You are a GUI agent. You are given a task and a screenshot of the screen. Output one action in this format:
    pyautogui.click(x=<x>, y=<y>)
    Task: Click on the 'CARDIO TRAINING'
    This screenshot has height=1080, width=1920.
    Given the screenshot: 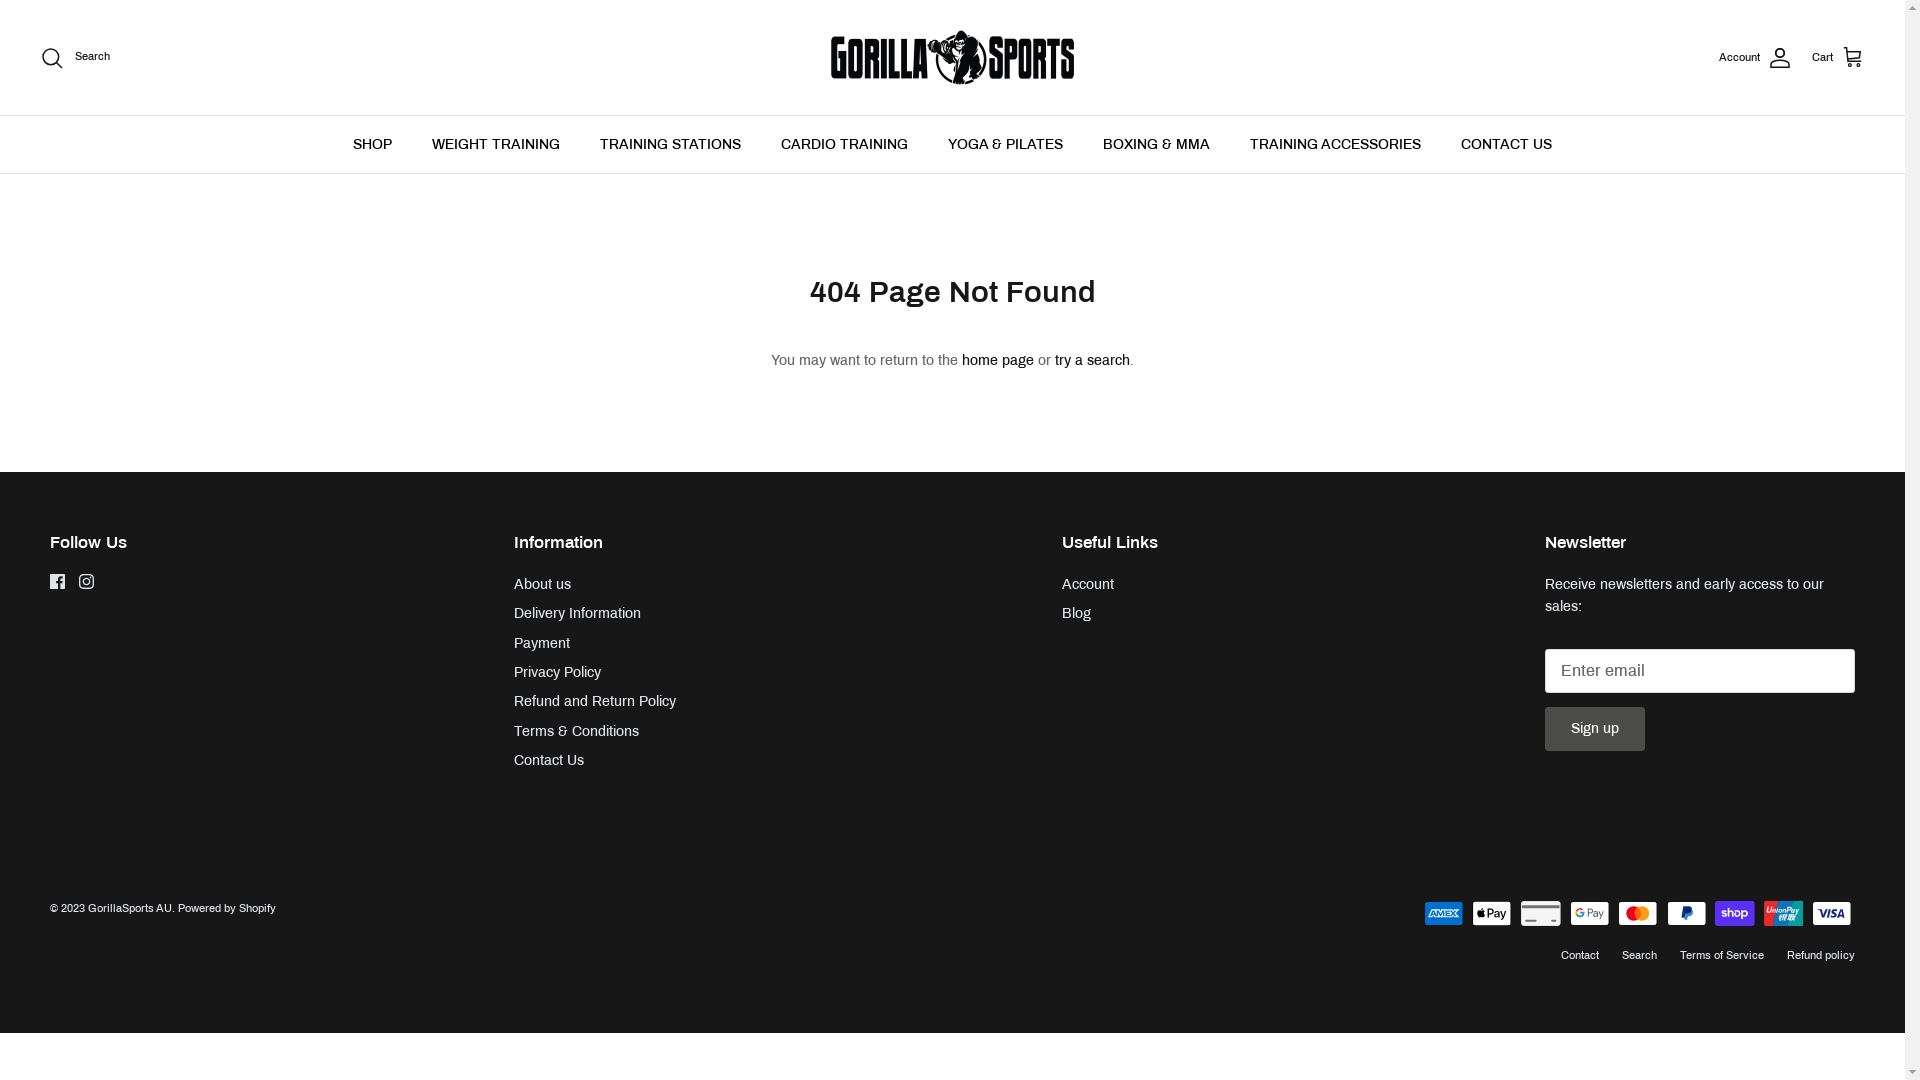 What is the action you would take?
    pyautogui.click(x=844, y=143)
    